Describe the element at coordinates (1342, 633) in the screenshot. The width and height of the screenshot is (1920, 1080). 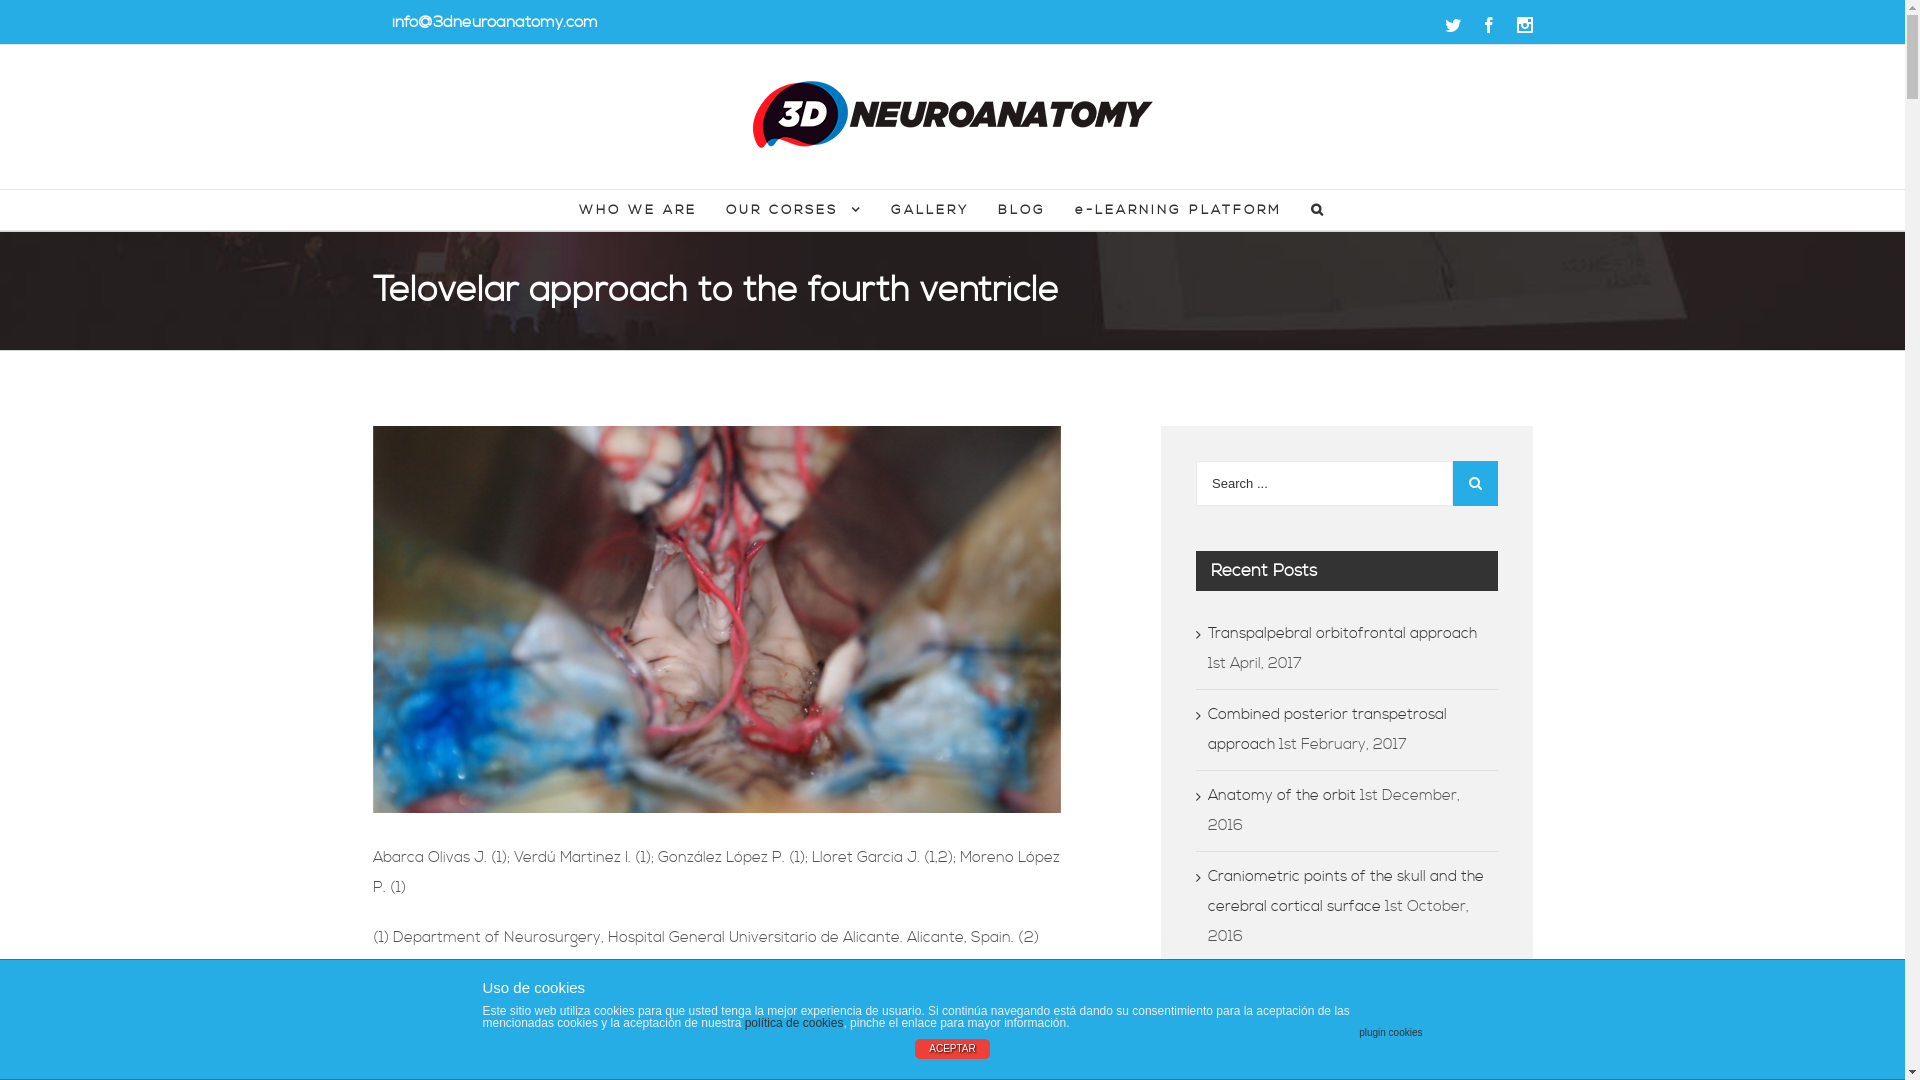
I see `'Transpalpebral orbitofrontal approach'` at that location.